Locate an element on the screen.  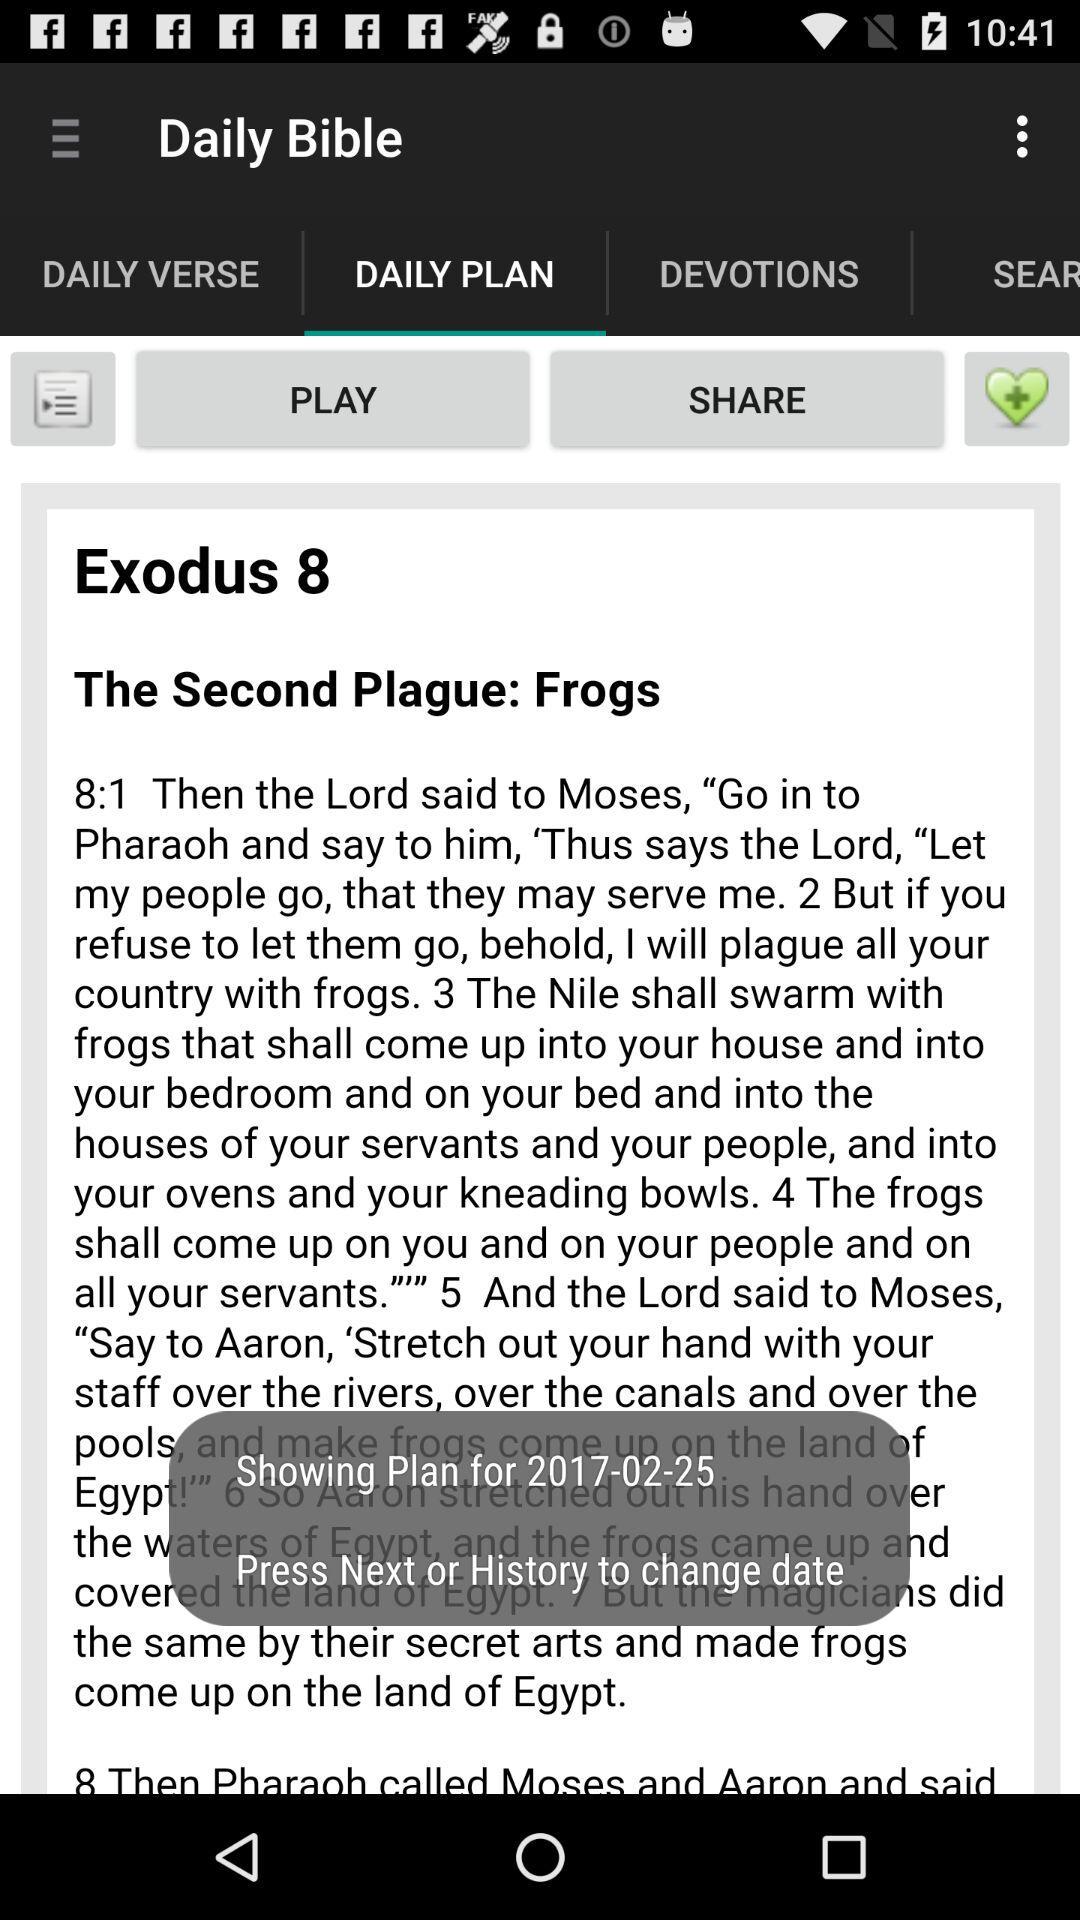
like button is located at coordinates (1017, 398).